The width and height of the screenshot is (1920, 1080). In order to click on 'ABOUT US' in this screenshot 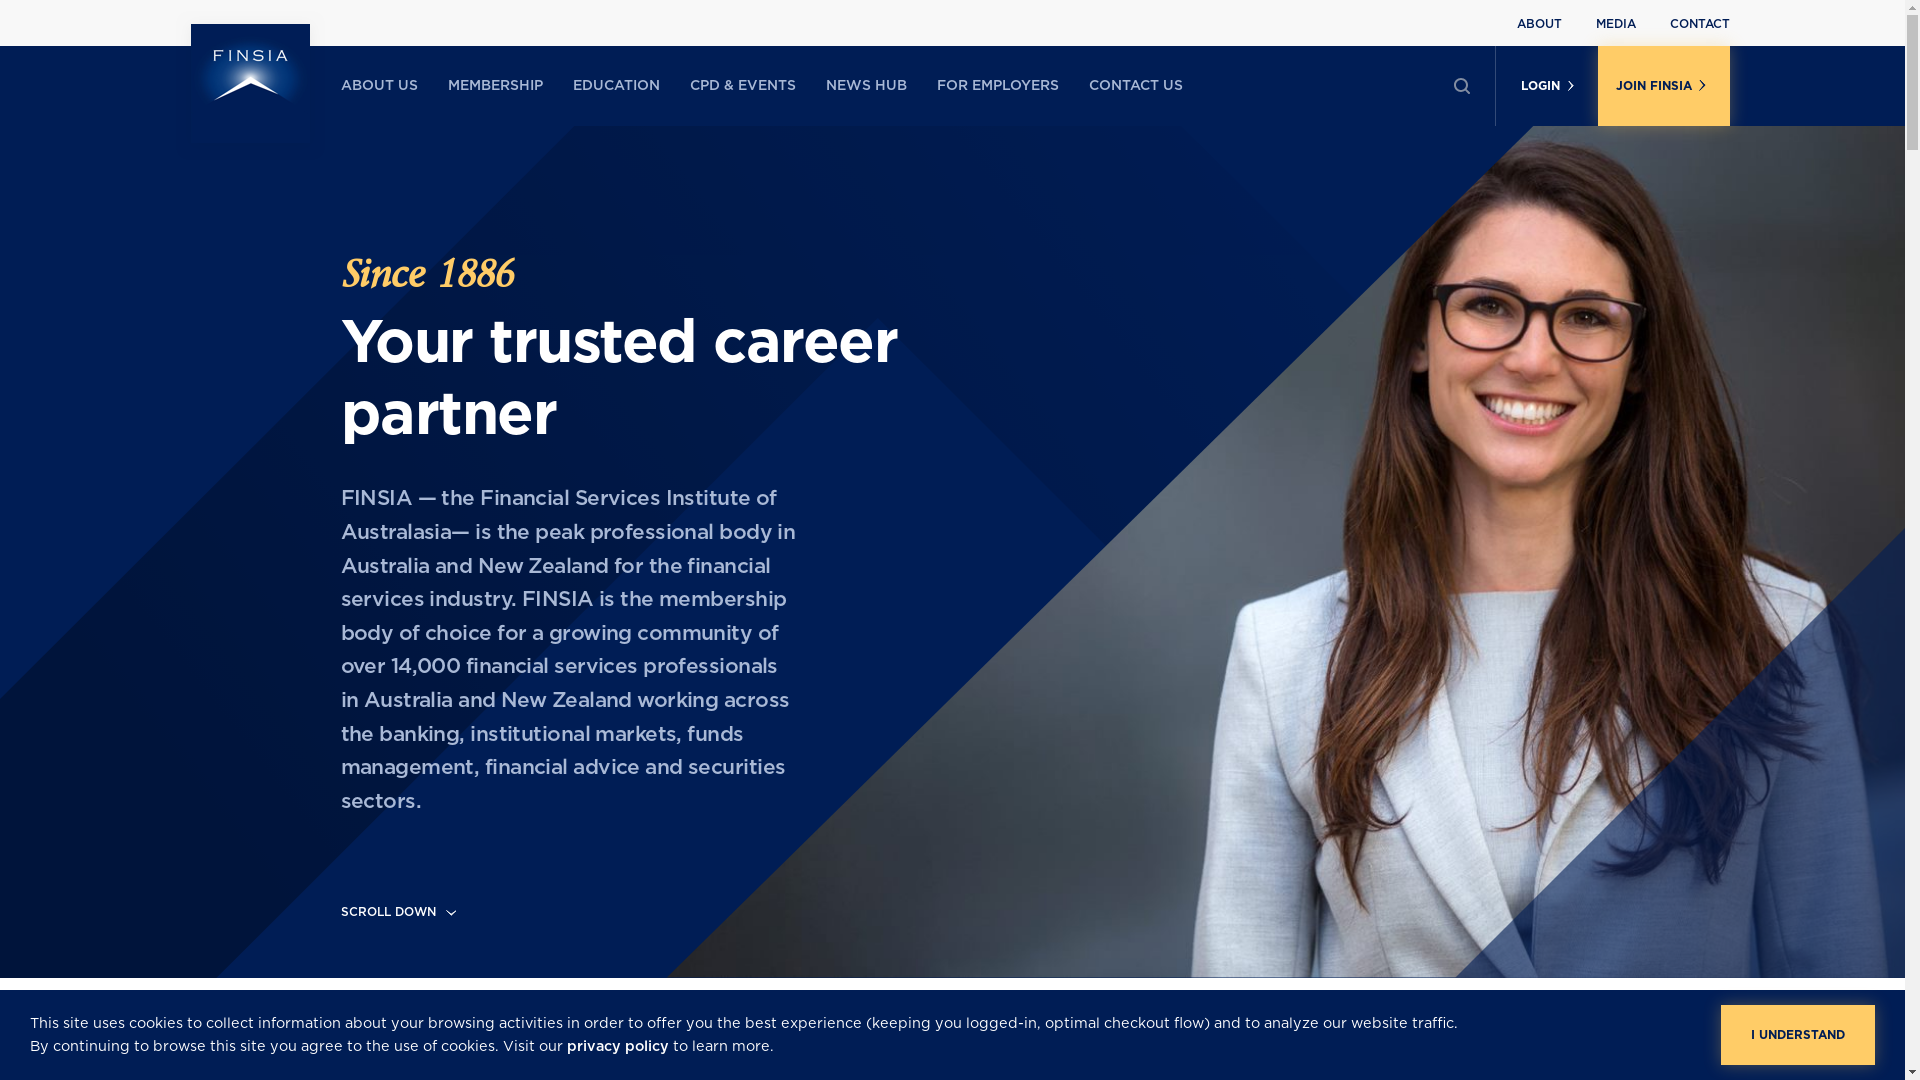, I will do `click(378, 84)`.